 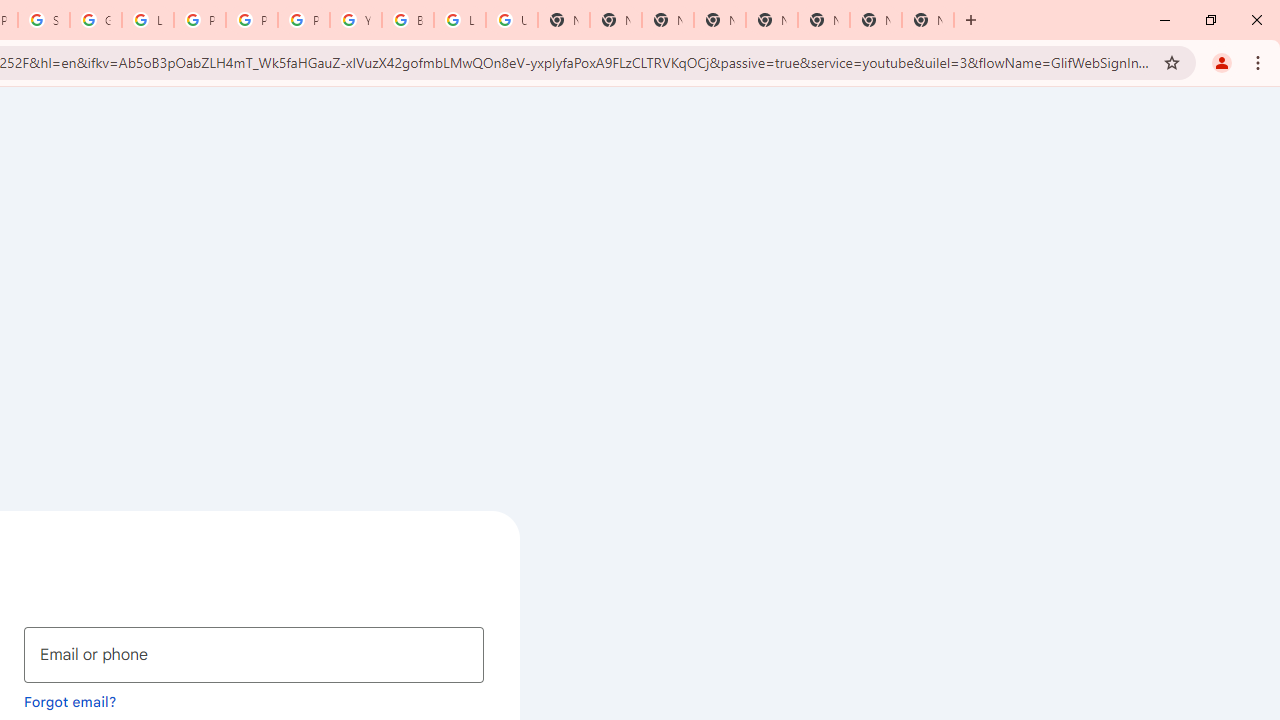 I want to click on 'Sign in - Google Accounts', so click(x=44, y=20).